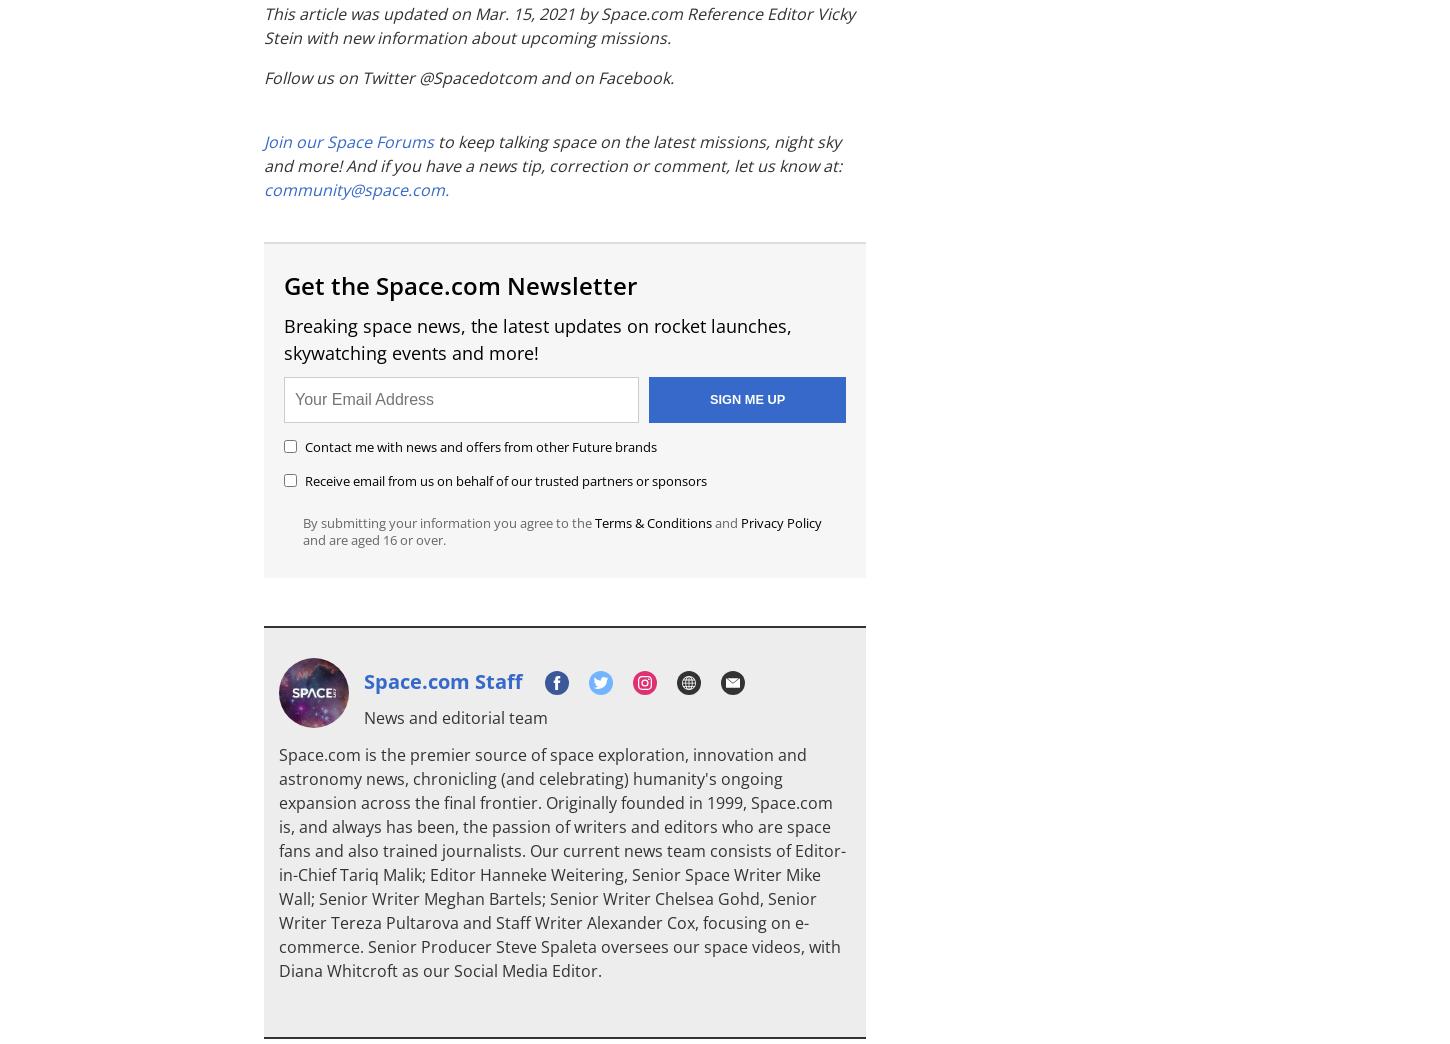 The image size is (1450, 1044). What do you see at coordinates (562, 862) in the screenshot?
I see `'Space.com is the premier source of space exploration, innovation and astronomy news, chronicling (and celebrating) humanity's ongoing expansion across the final frontier. Originally founded in 1999, Space.com is, and always has been, the passion of writers and editors who are space fans and also trained journalists. Our current news team consists of Editor-in-Chief Tariq Malik; Editor Hanneke Weitering, Senior Space Writer Mike Wall; Senior Writer Meghan Bartels; Senior Writer Chelsea Gohd, Senior Writer Tereza Pultarova and Staff Writer Alexander Cox, focusing on e-commerce. Senior Producer Steve Spaleta oversees our space videos, with Diana Whitcroft as our Social Media Editor.'` at bounding box center [562, 862].